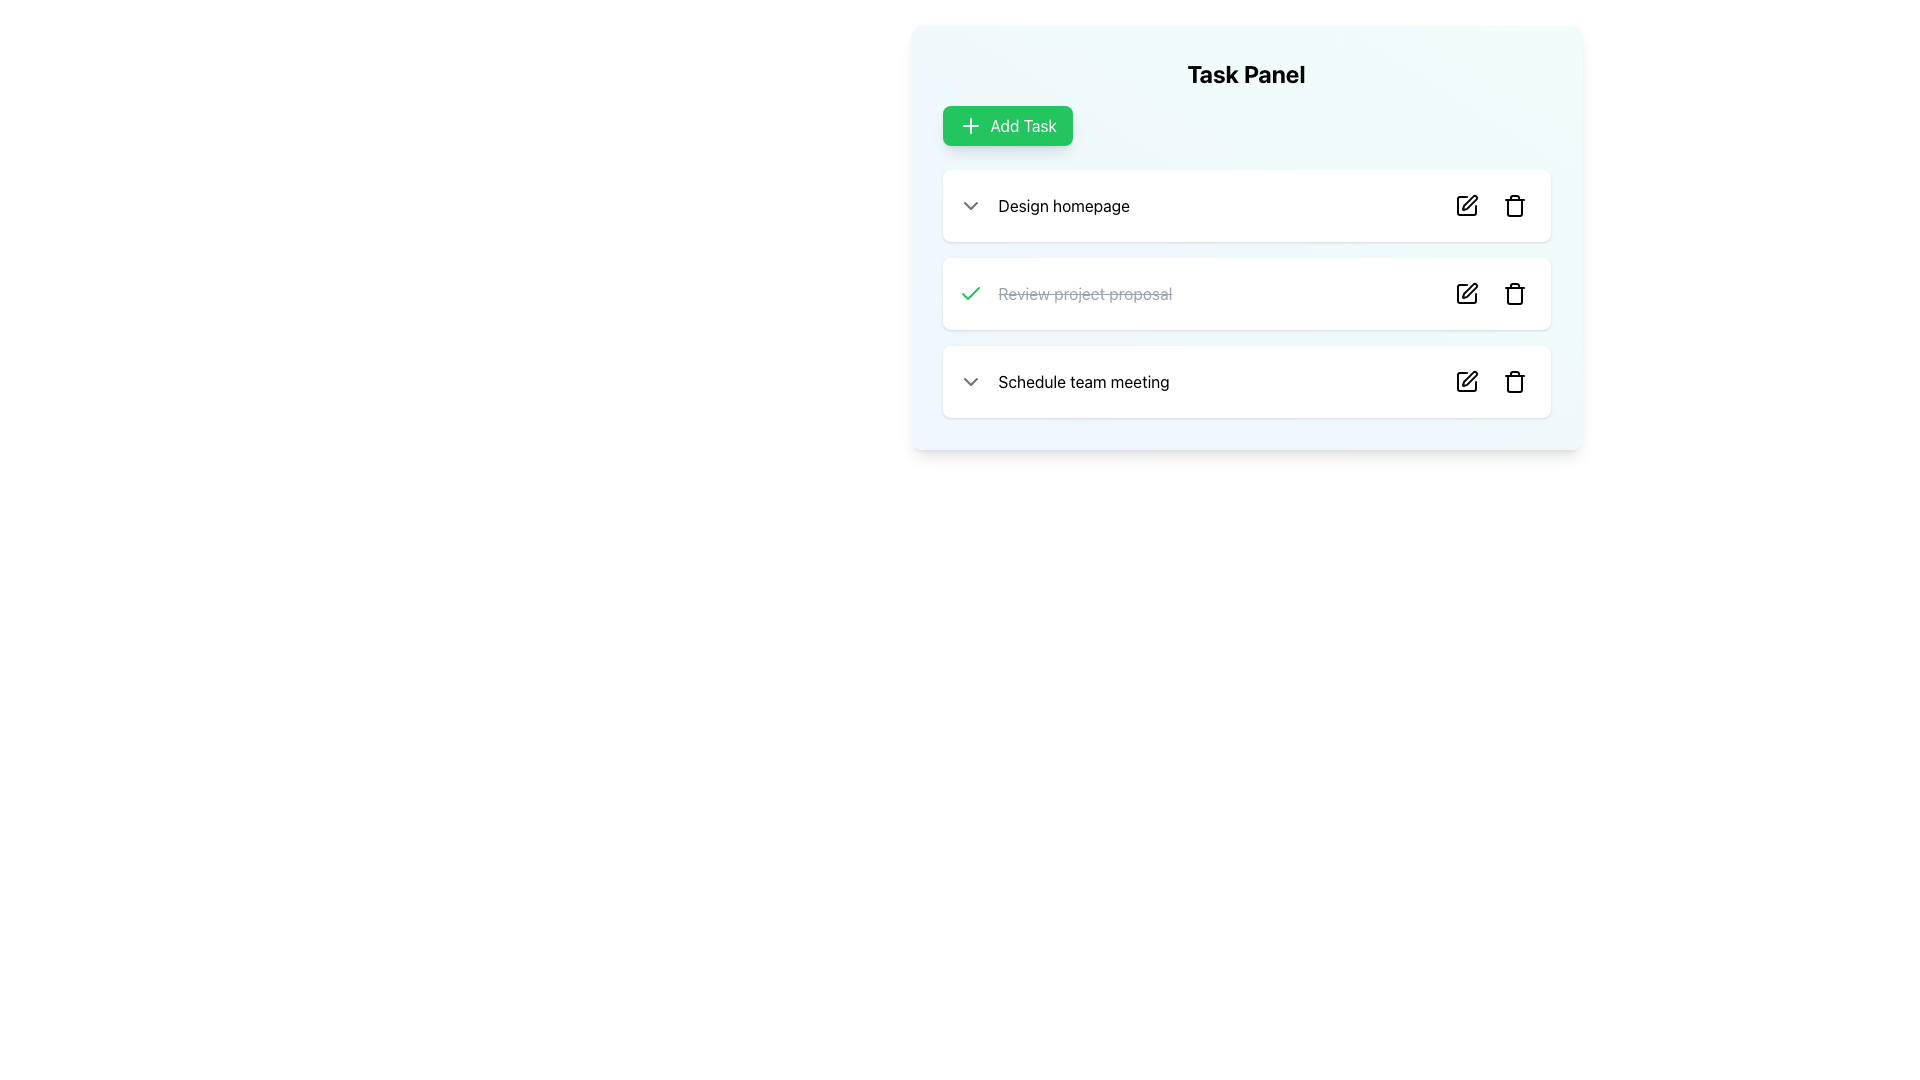 This screenshot has width=1920, height=1080. I want to click on the Delete button icon located at the end of the row for the task titled 'Schedule team meeting', so click(1514, 381).